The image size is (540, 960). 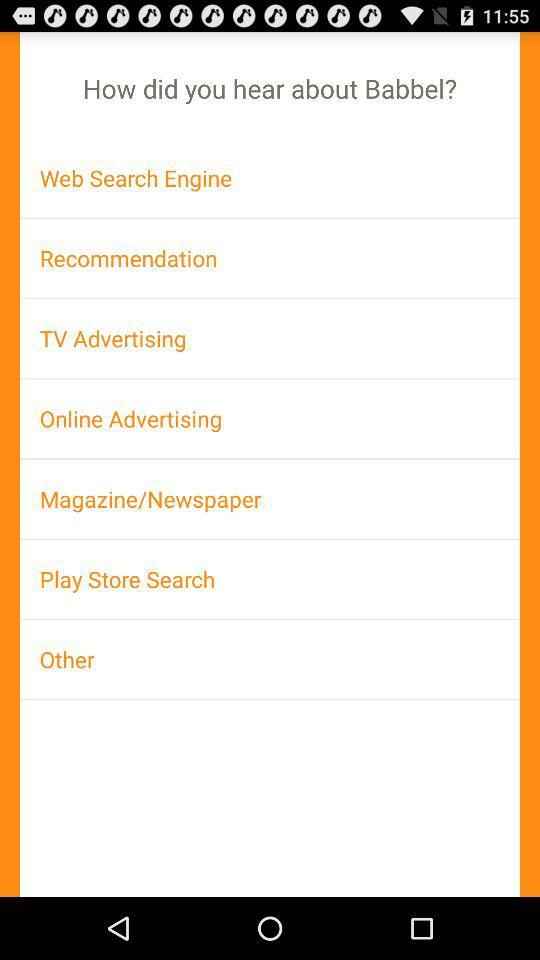 I want to click on recommendation app, so click(x=270, y=257).